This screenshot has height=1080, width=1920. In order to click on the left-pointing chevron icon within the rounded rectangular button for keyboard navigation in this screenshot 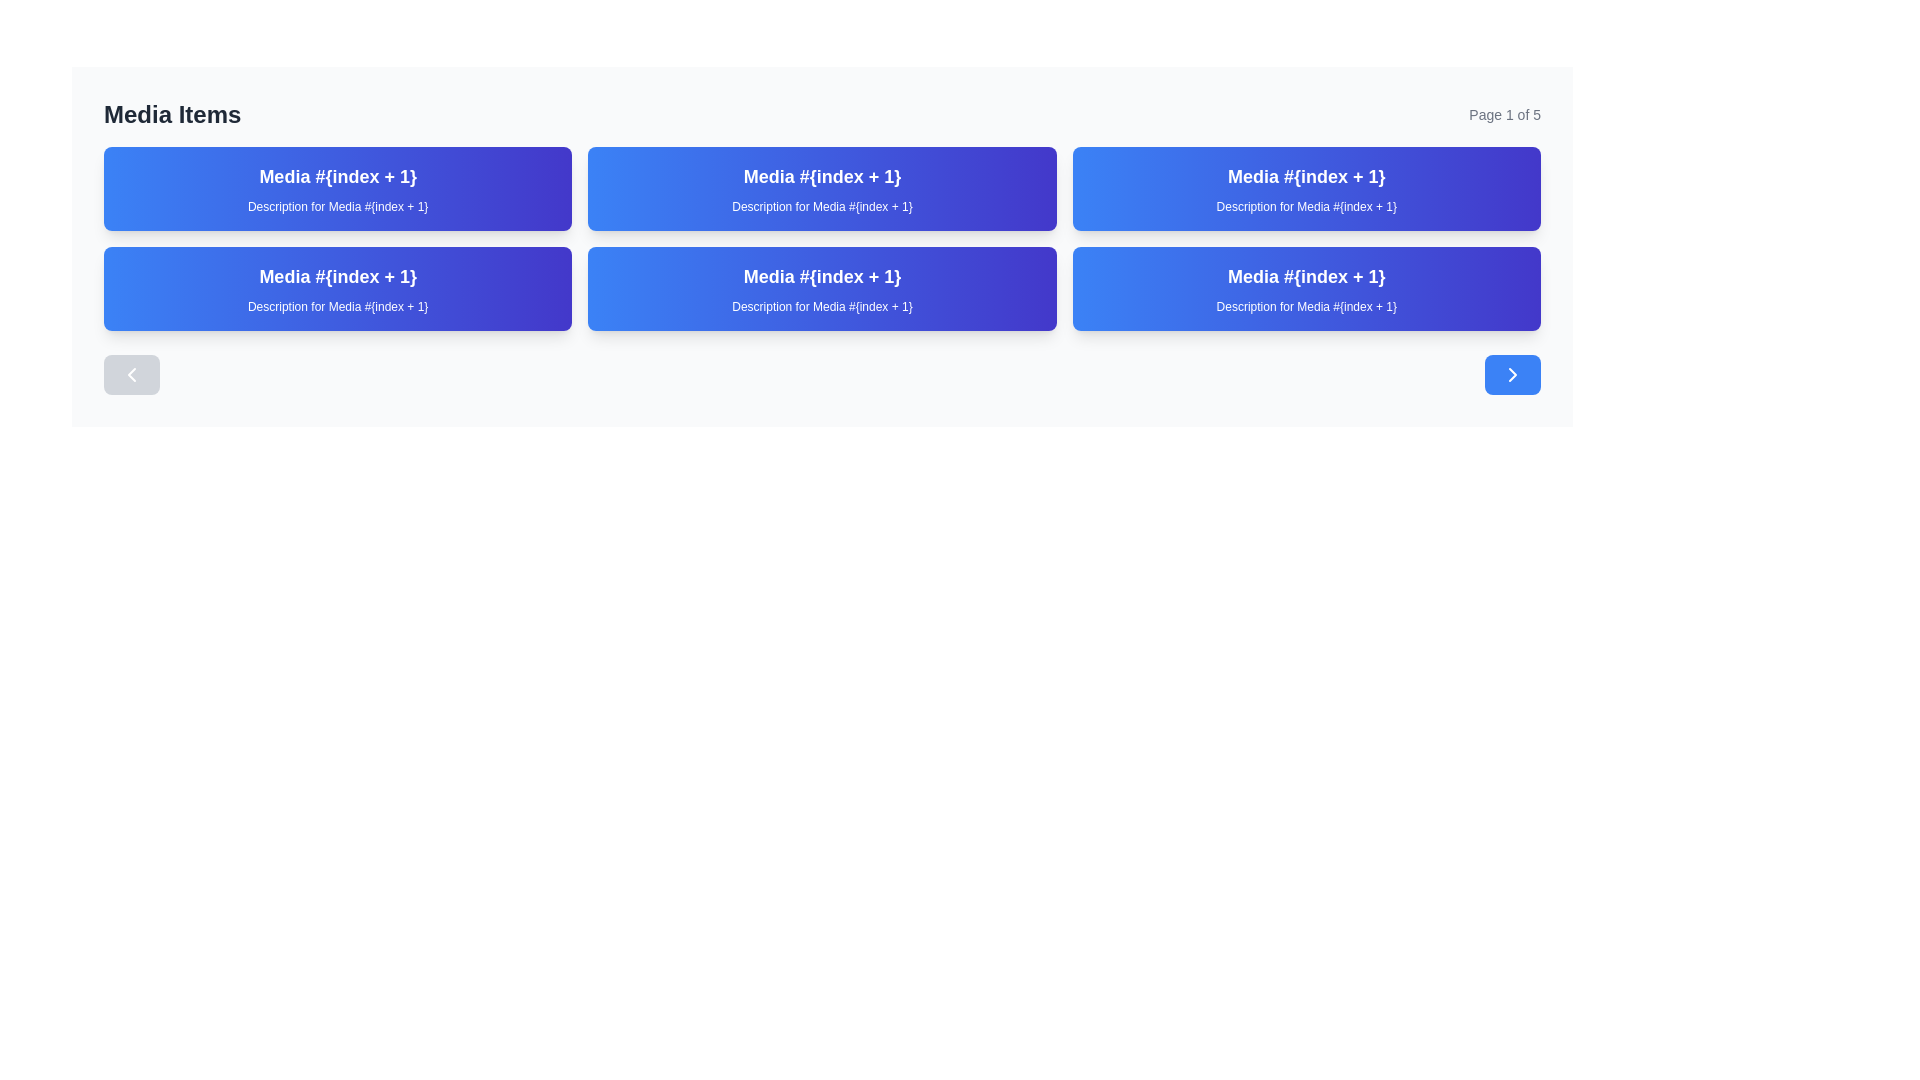, I will do `click(131, 374)`.